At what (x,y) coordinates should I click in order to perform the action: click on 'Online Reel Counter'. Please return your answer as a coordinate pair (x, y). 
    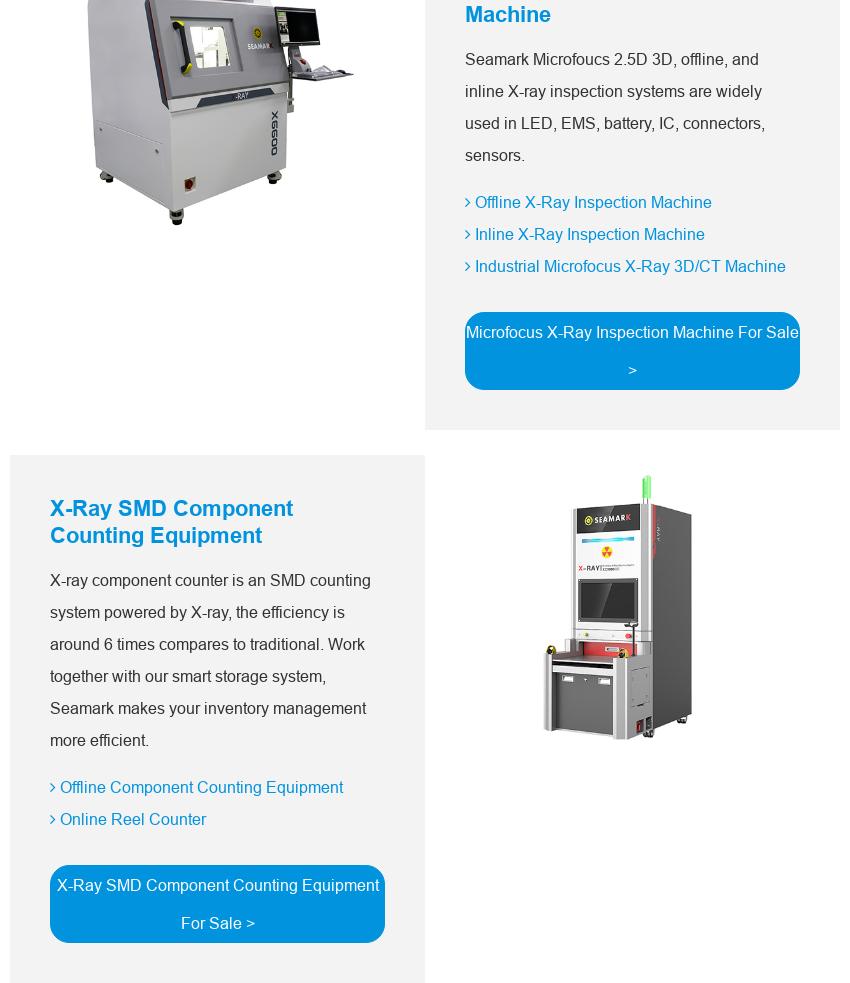
    Looking at the image, I should click on (130, 818).